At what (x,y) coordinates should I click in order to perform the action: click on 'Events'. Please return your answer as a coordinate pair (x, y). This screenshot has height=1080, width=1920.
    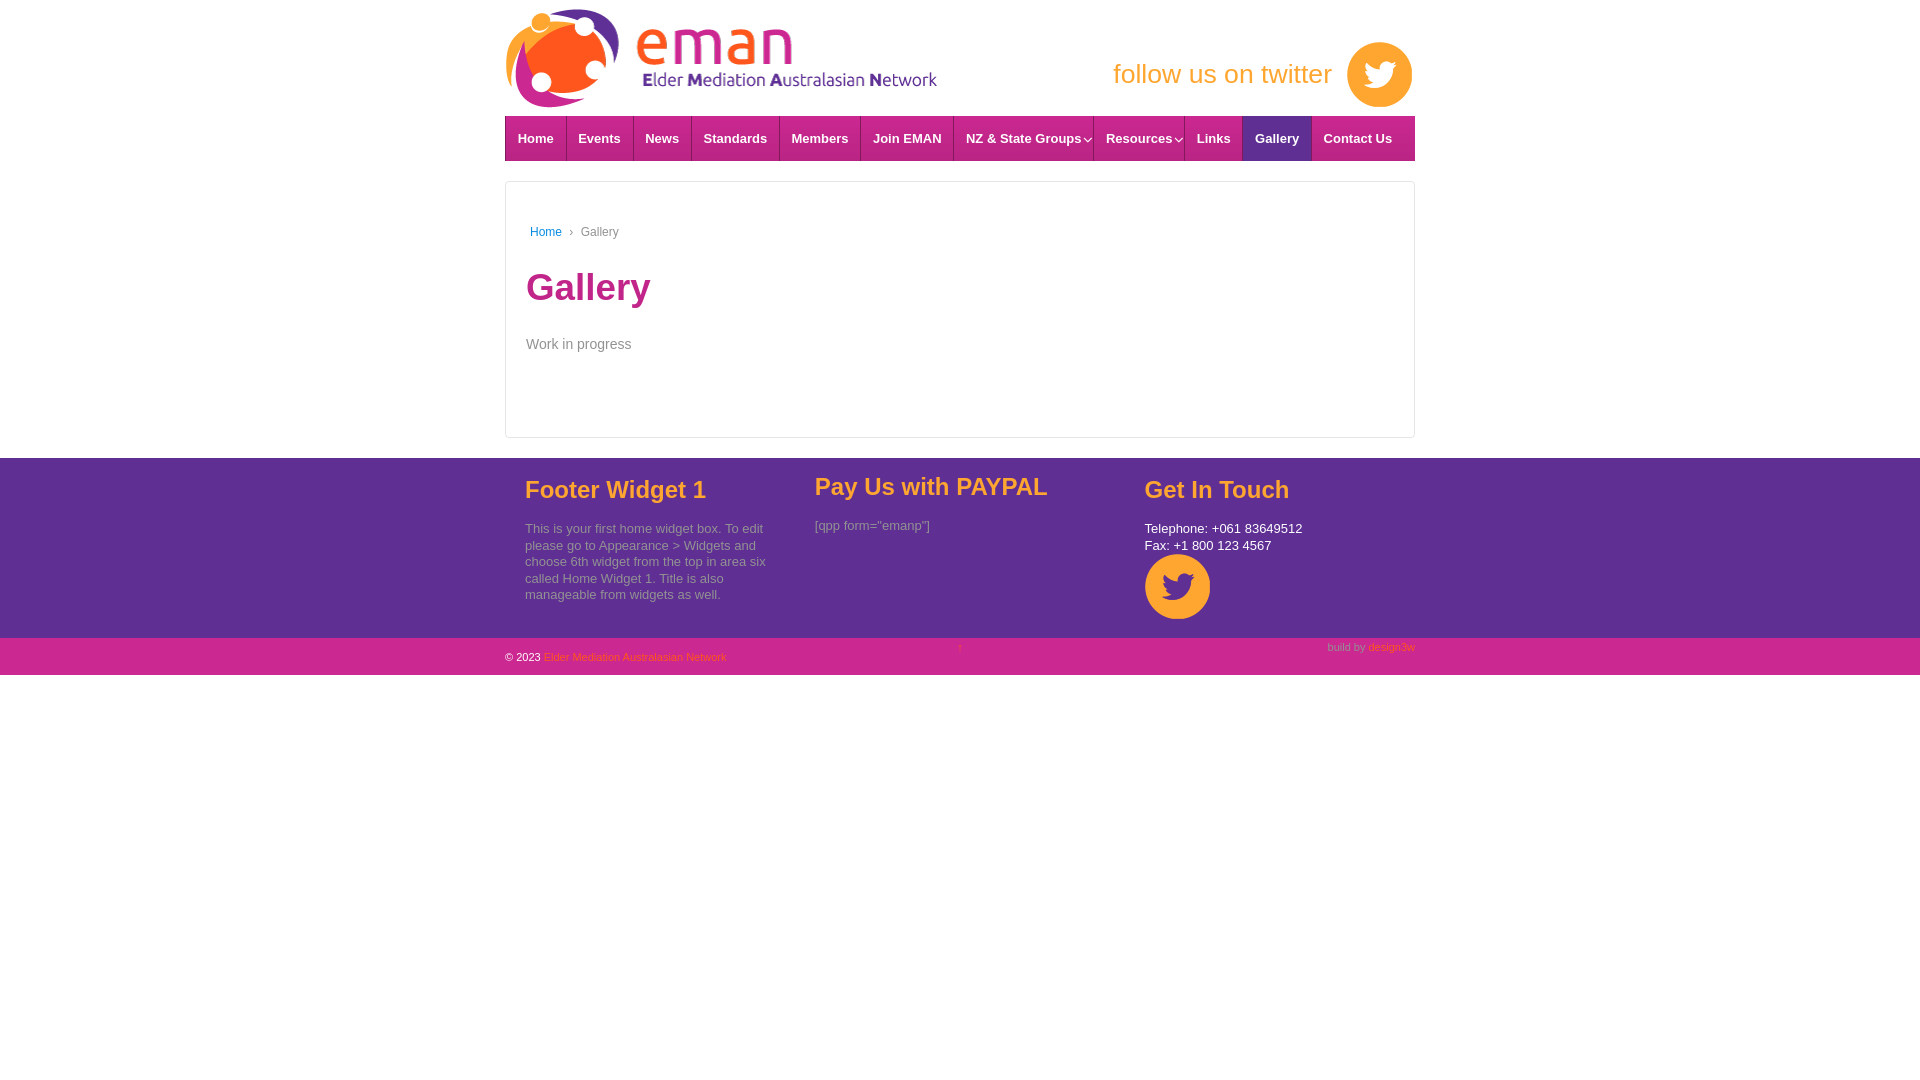
    Looking at the image, I should click on (598, 137).